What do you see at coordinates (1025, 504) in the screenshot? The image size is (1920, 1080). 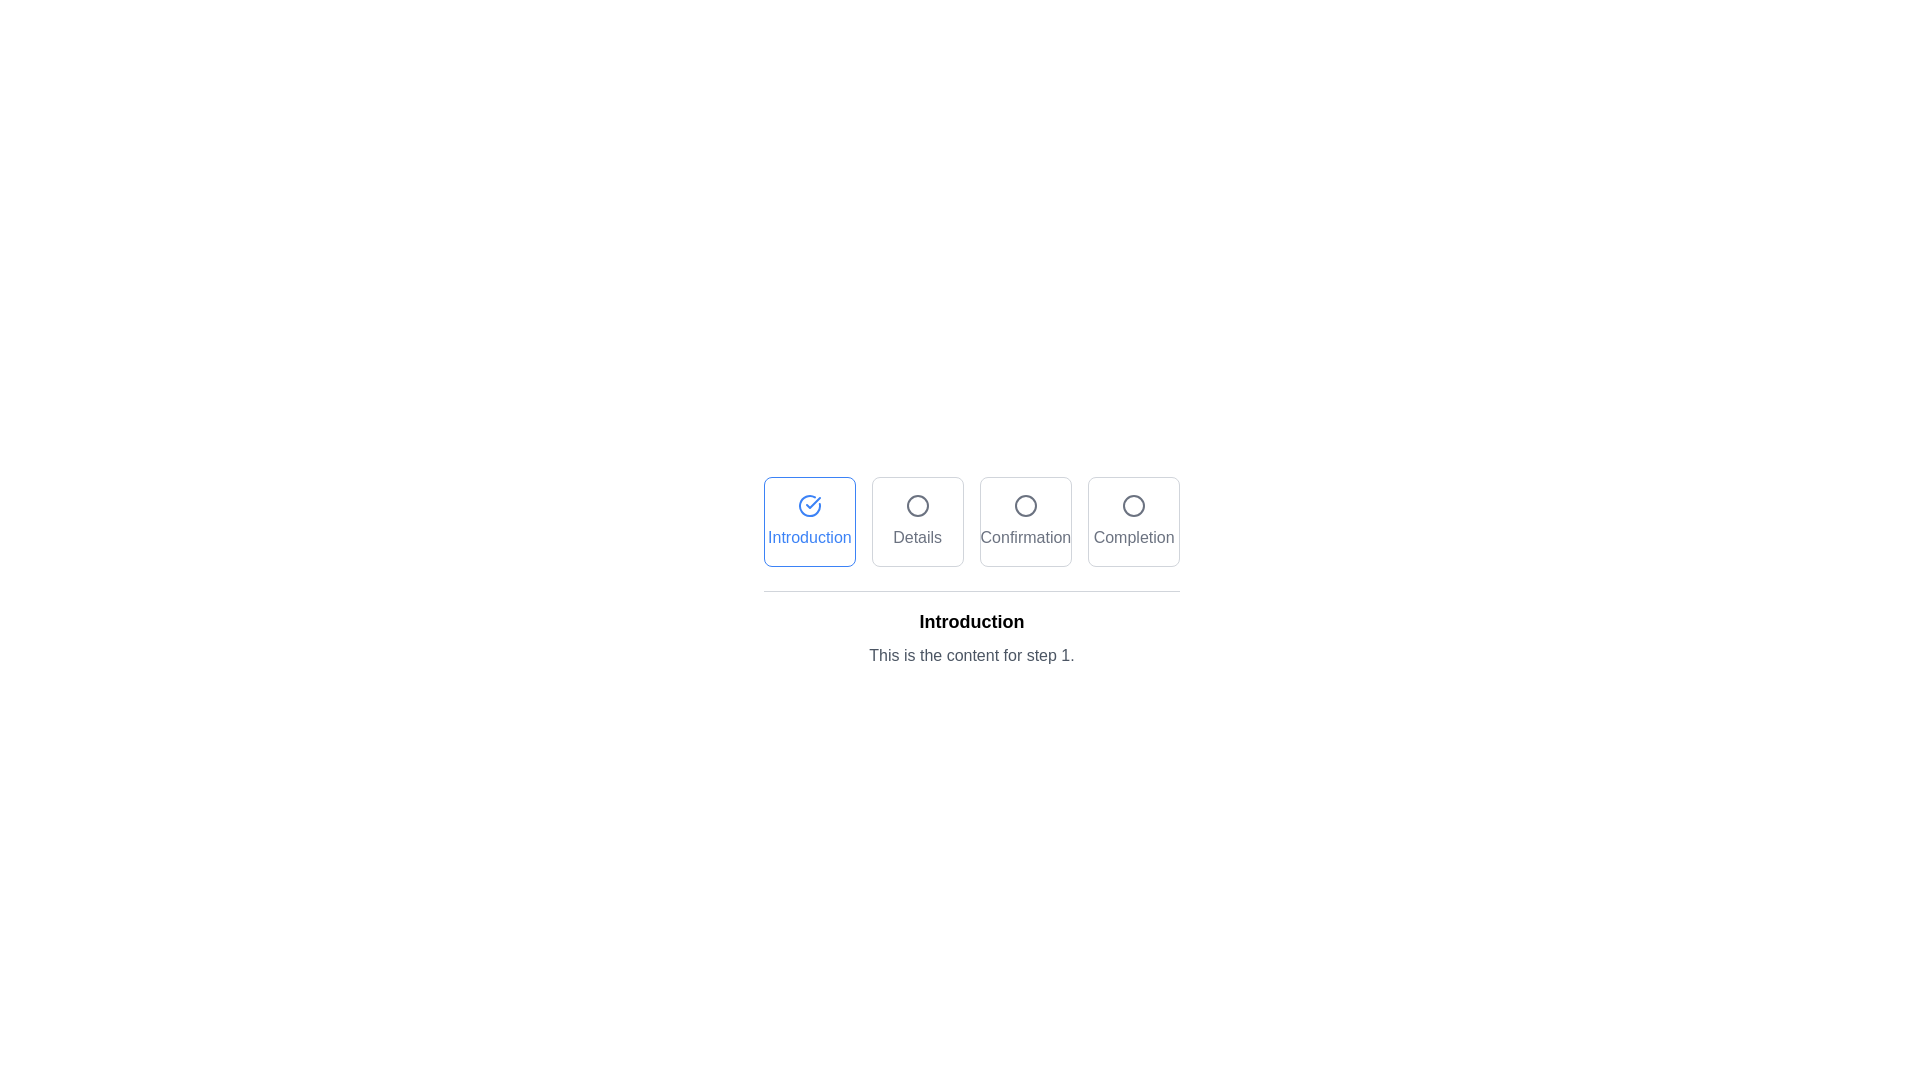 I see `the small circular icon with a hollow center and stroke, located in the 'Confirmation' step of the multi-step indicator at the bottom center of the interface` at bounding box center [1025, 504].